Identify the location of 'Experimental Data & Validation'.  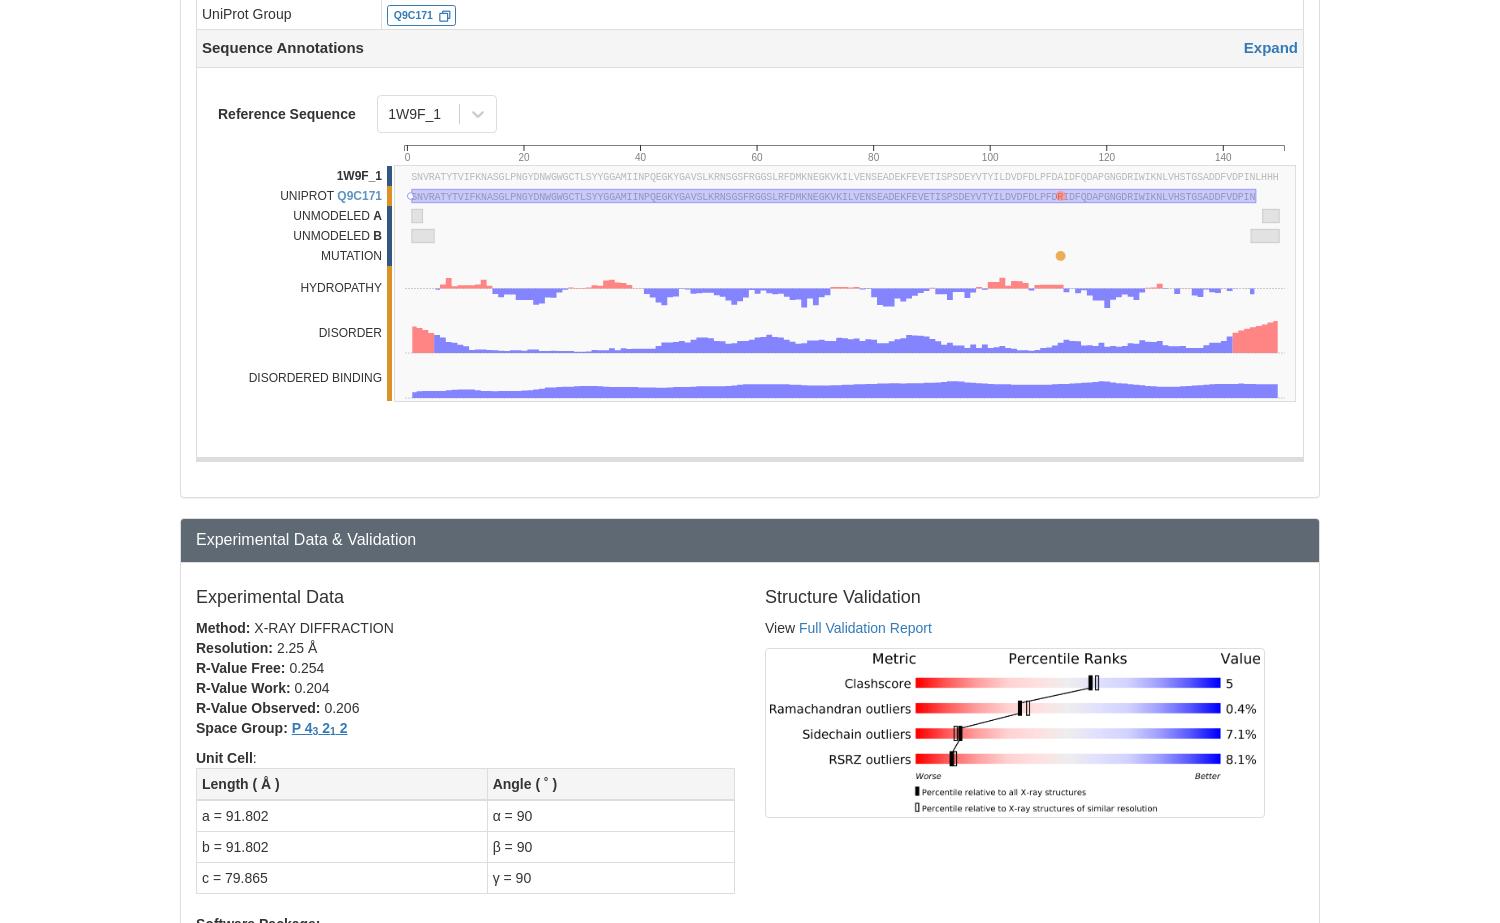
(306, 537).